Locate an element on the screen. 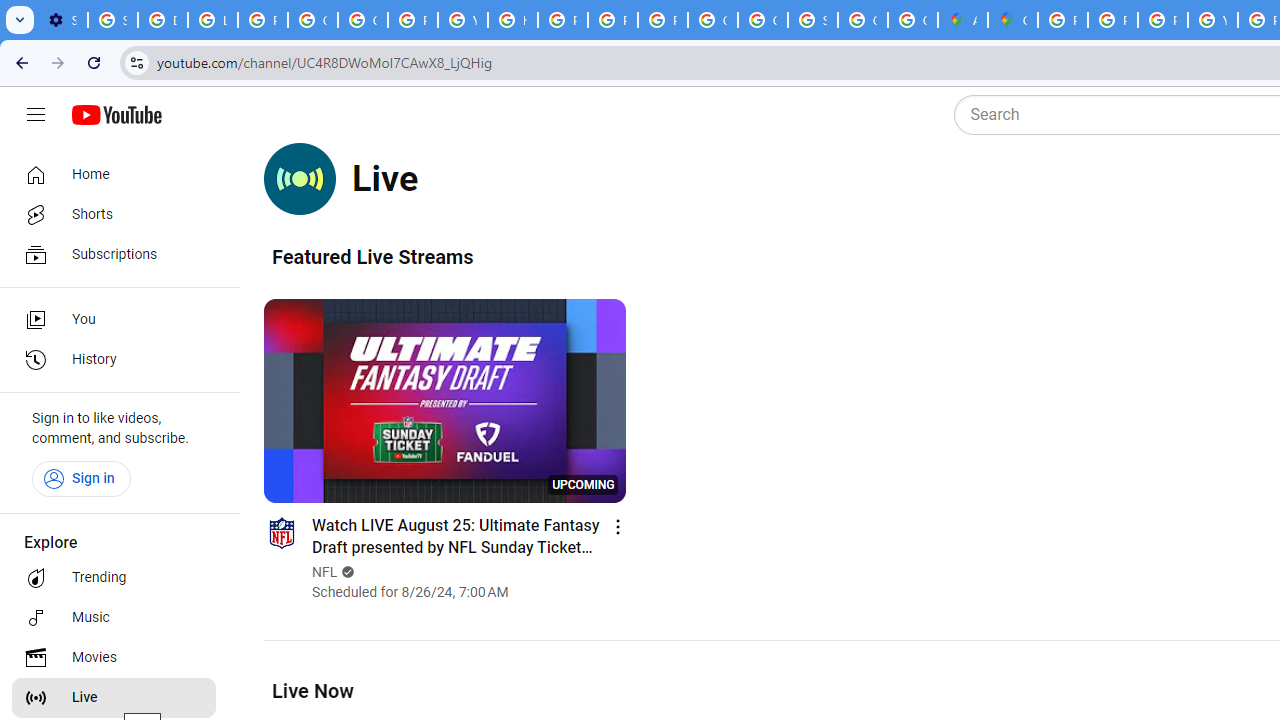 The width and height of the screenshot is (1280, 720). 'Policy Accountability and Transparency - Transparency Center' is located at coordinates (1062, 20).